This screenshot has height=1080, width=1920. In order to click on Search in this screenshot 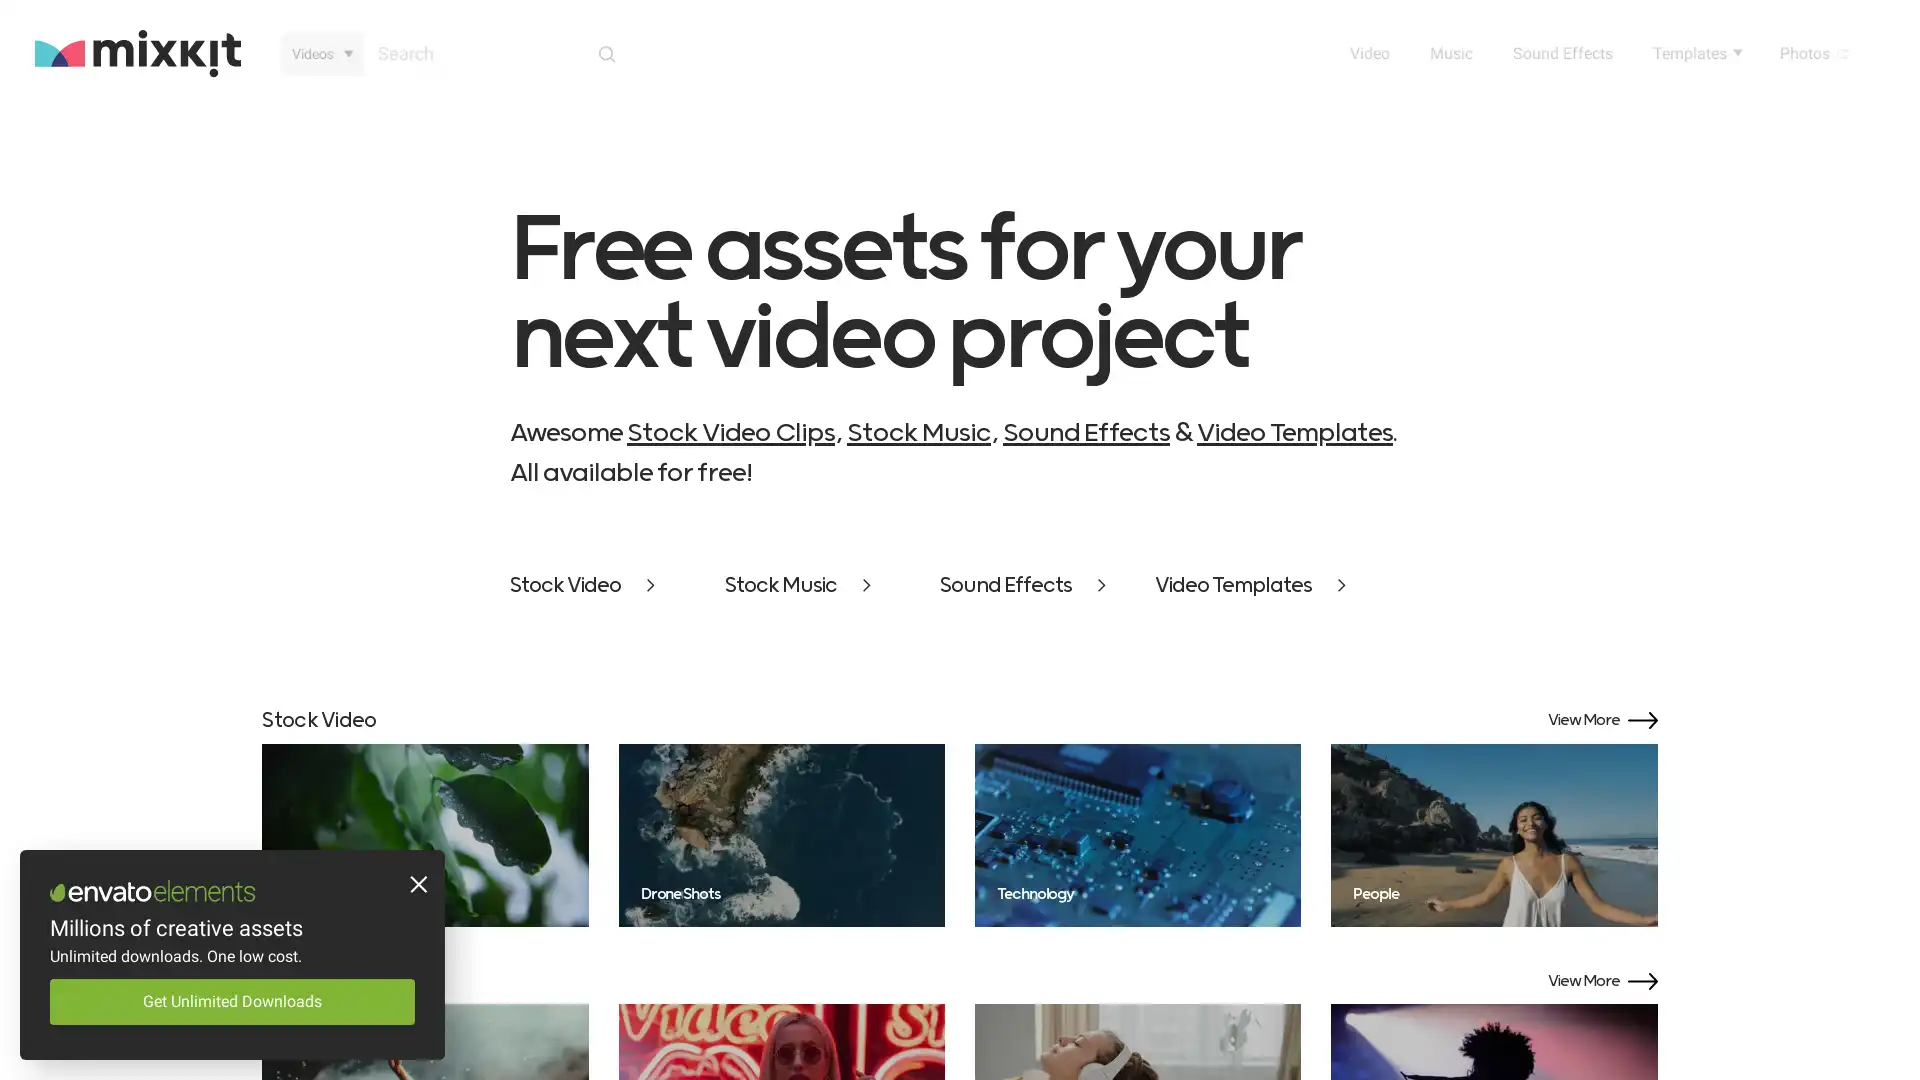, I will do `click(605, 52)`.